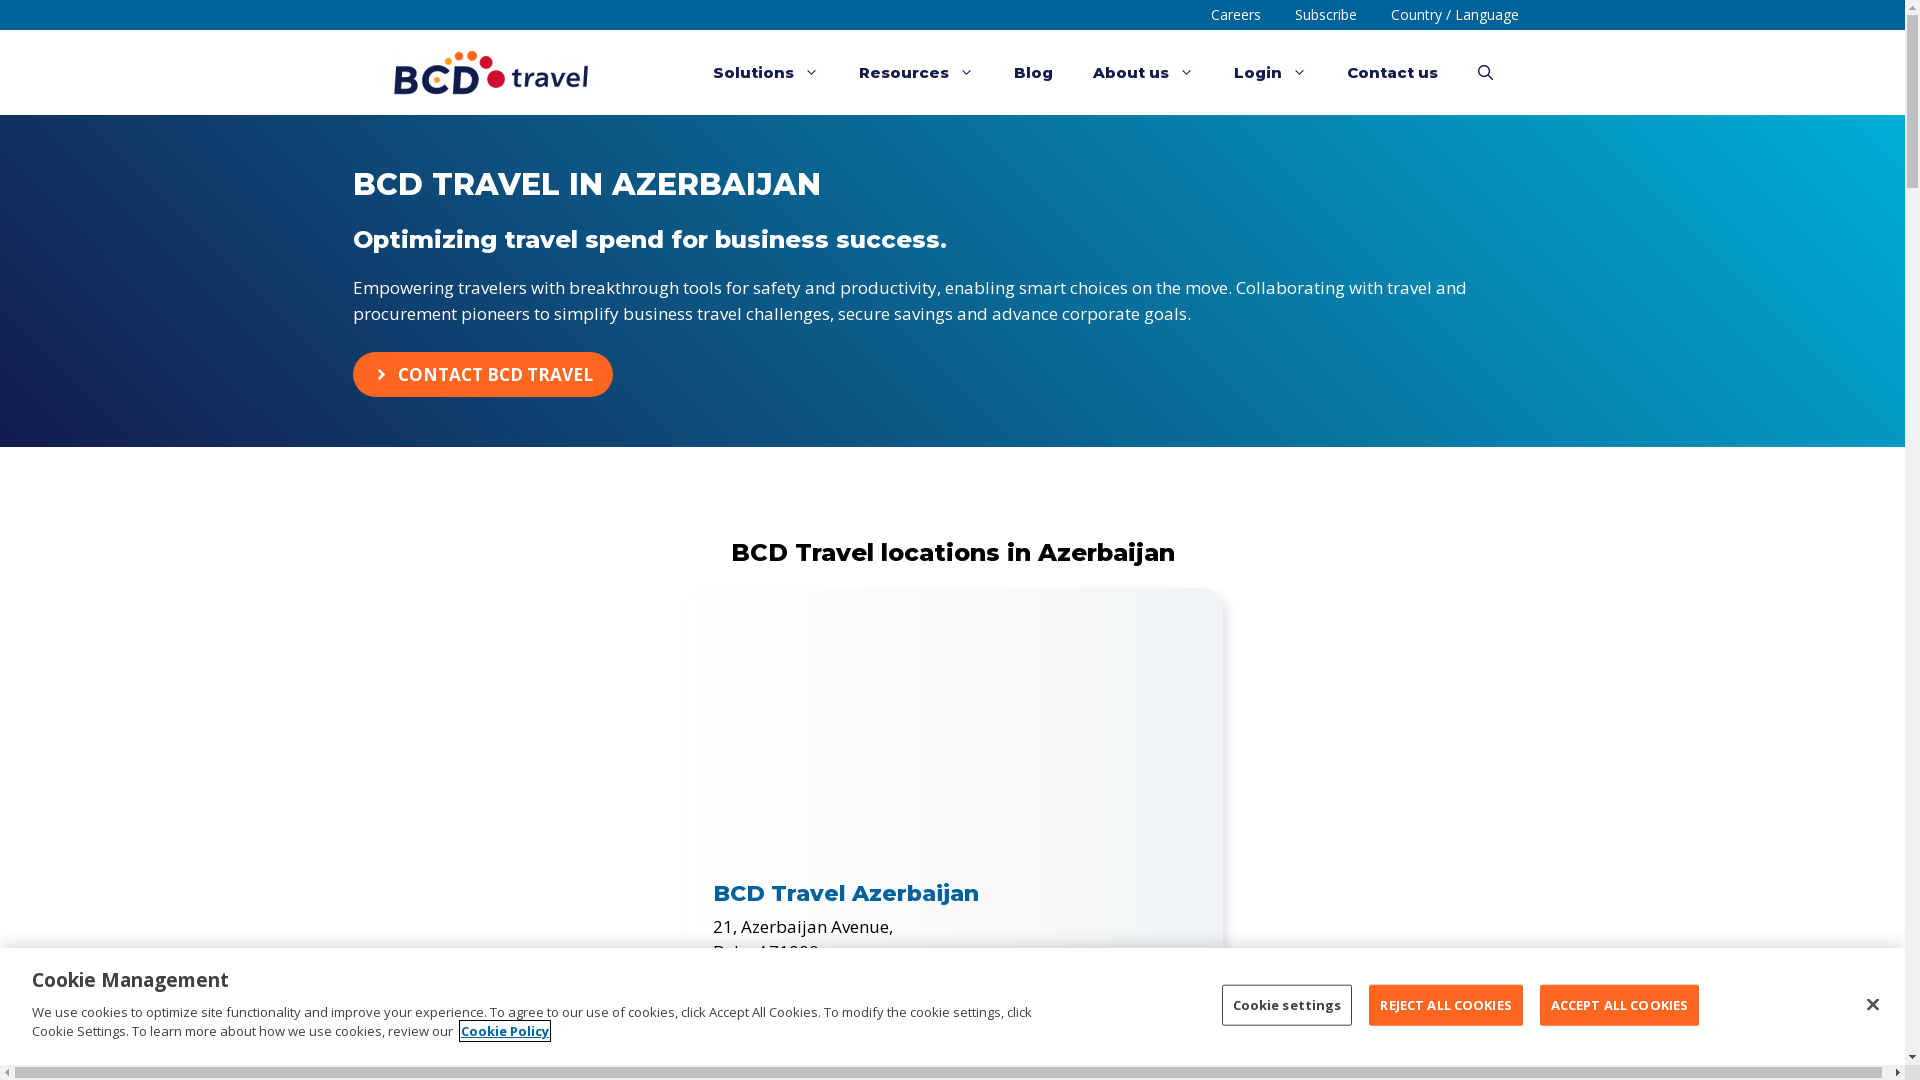 The image size is (1920, 1080). I want to click on 'BCD Travel', so click(491, 71).